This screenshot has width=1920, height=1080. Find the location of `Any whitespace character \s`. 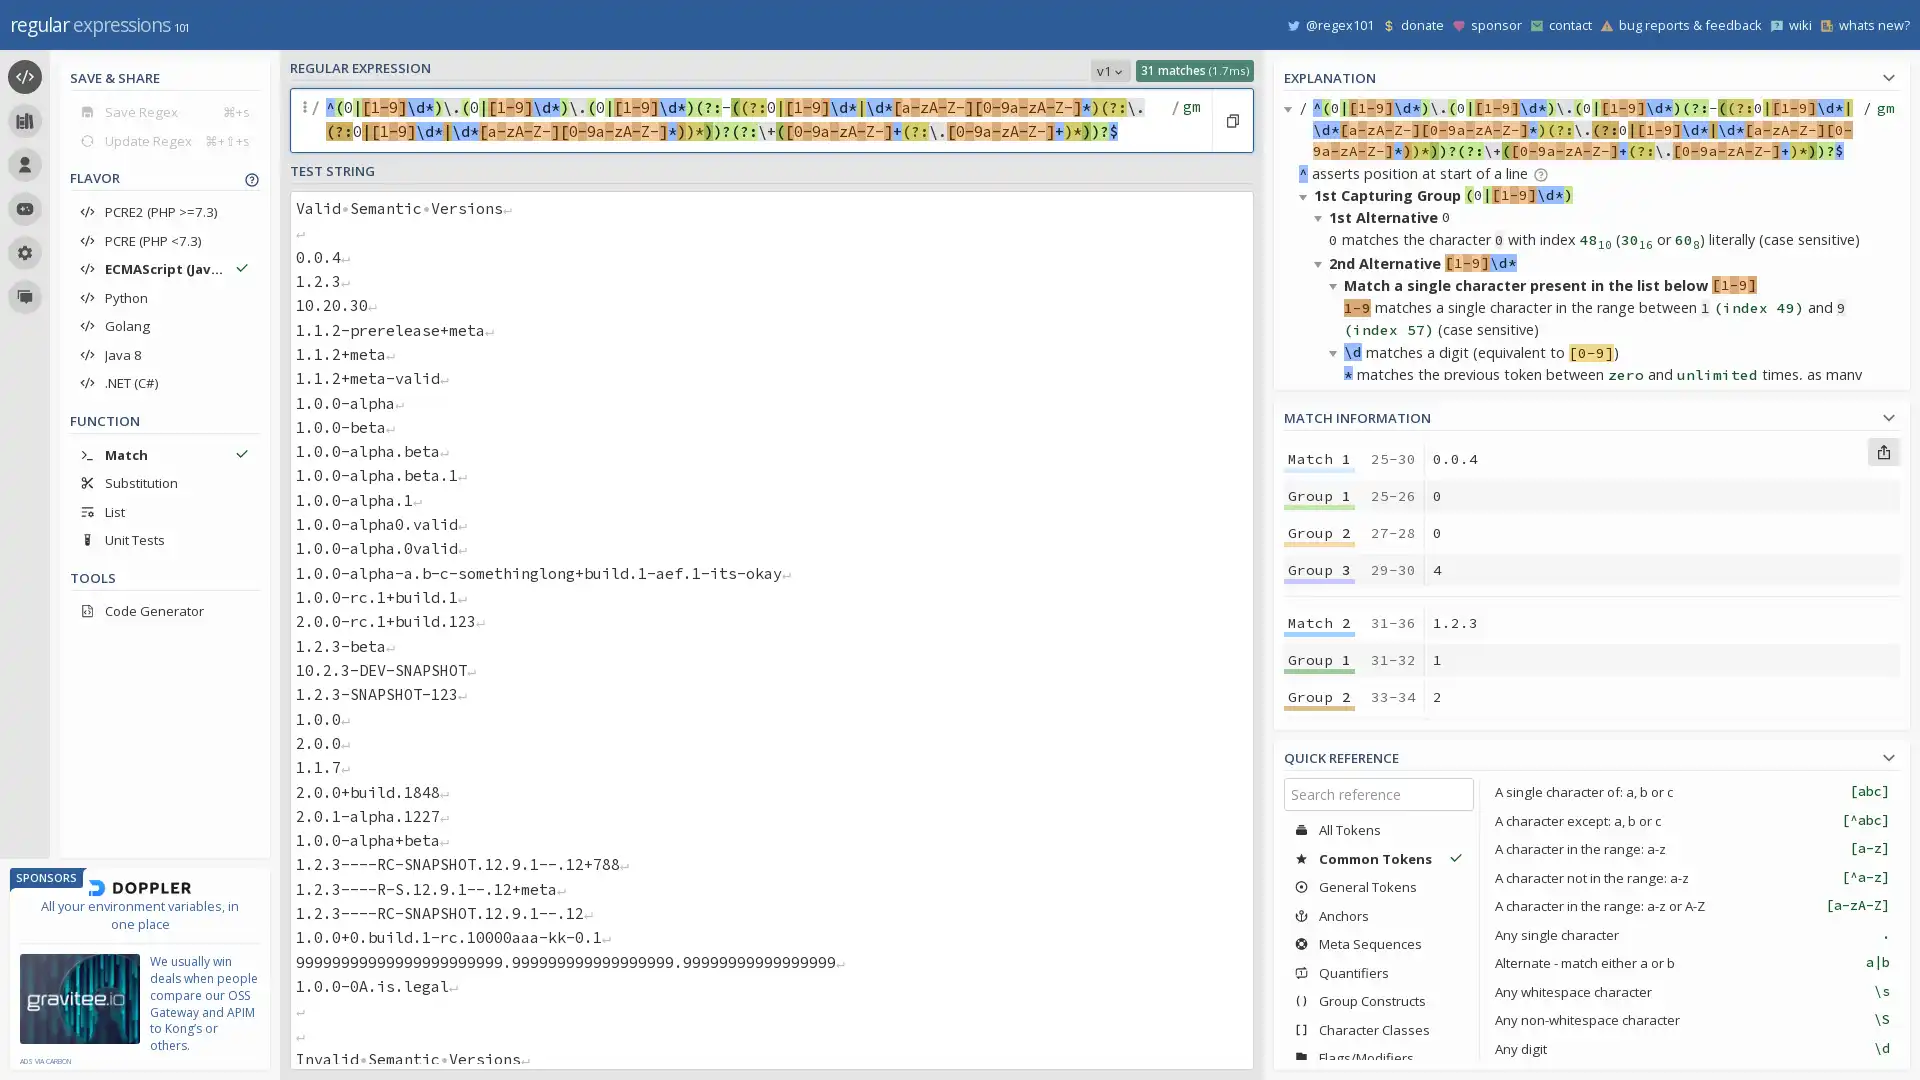

Any whitespace character \s is located at coordinates (1691, 991).